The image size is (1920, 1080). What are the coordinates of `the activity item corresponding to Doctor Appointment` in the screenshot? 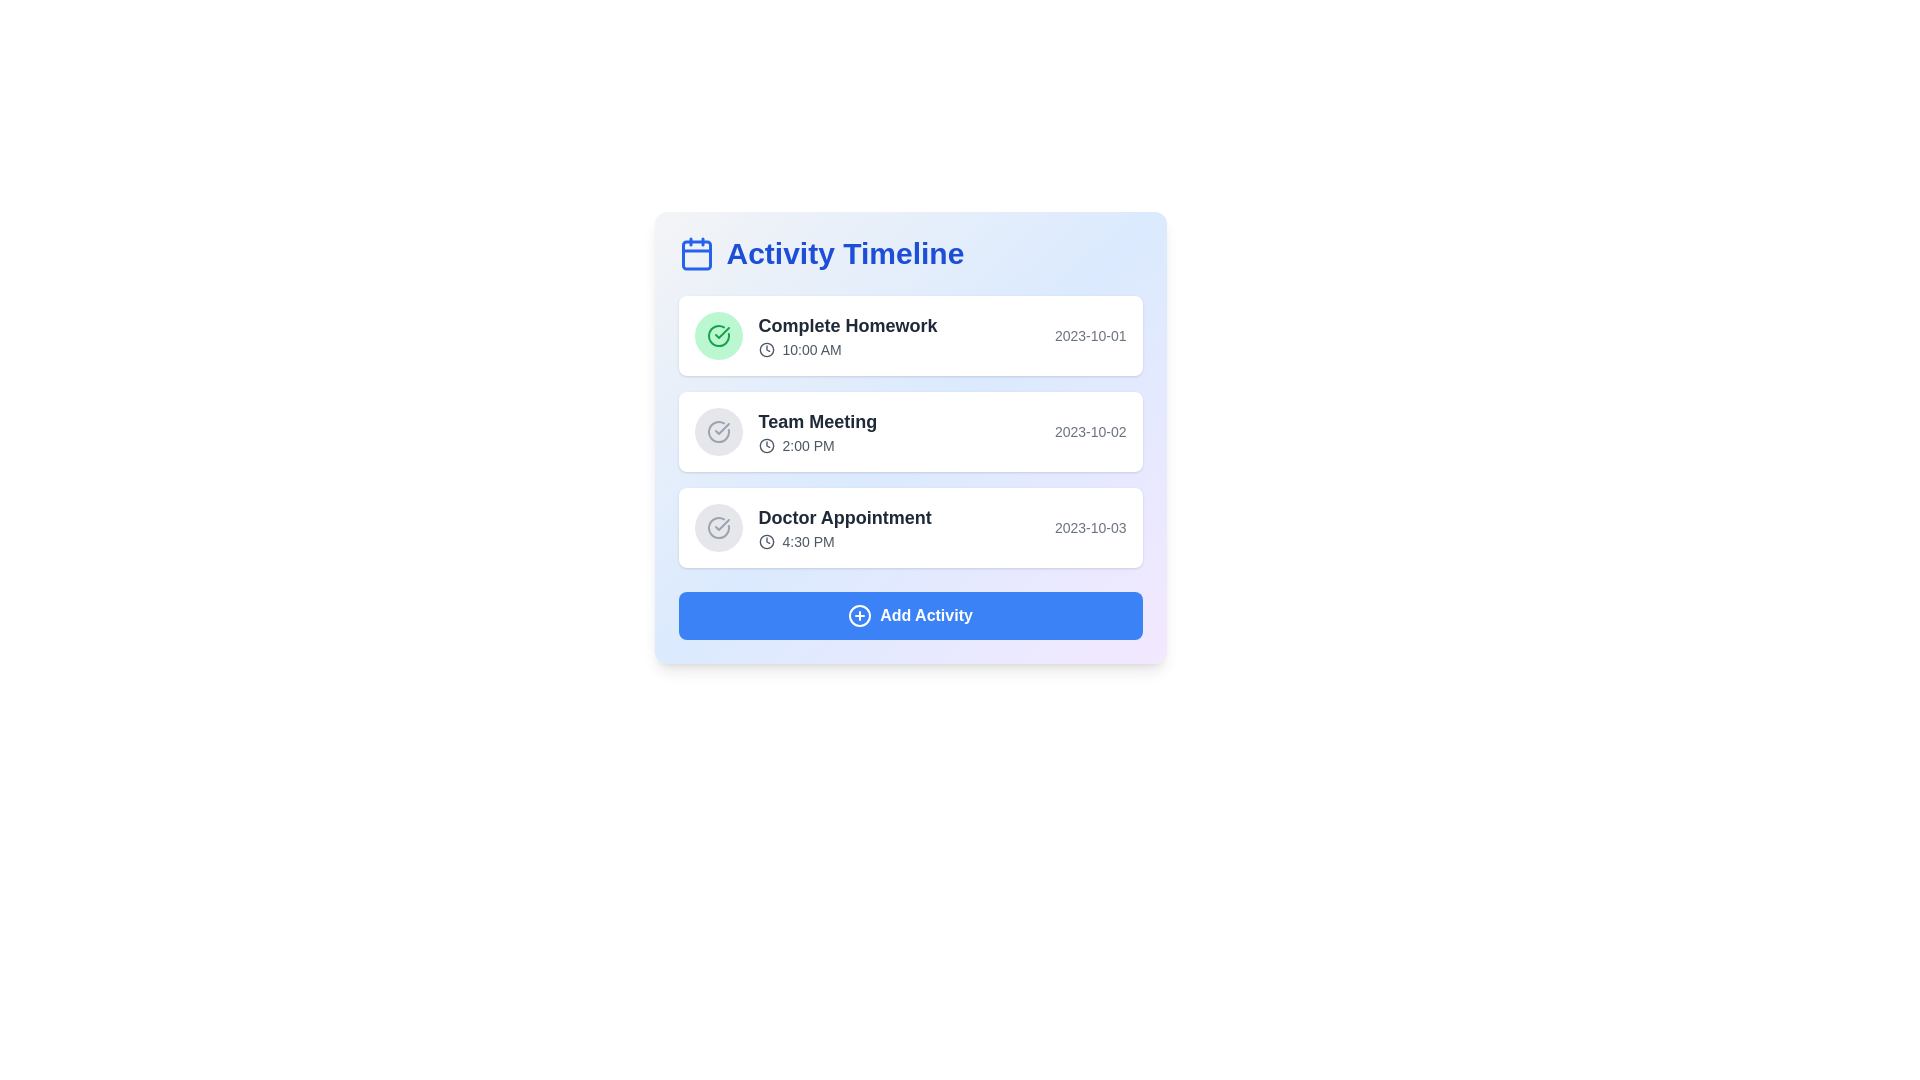 It's located at (909, 527).